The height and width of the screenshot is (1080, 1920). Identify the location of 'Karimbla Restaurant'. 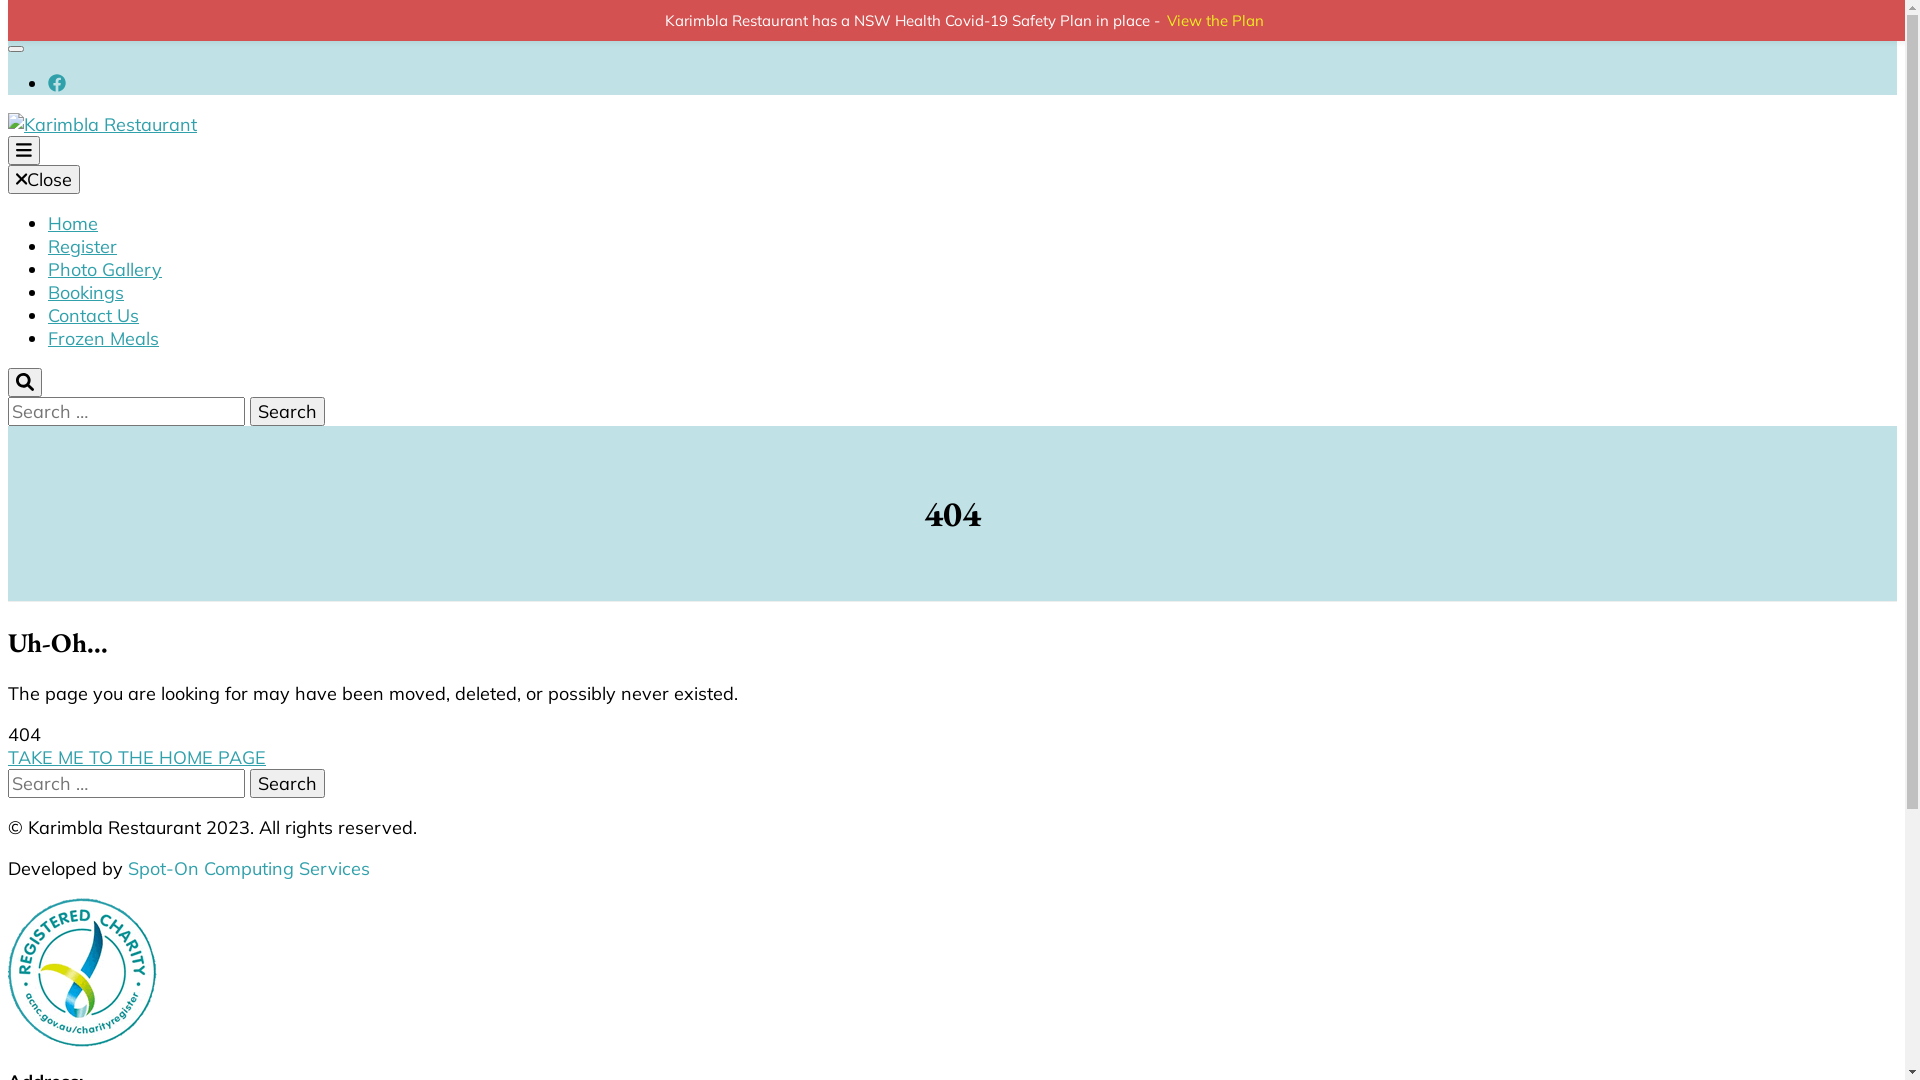
(295, 234).